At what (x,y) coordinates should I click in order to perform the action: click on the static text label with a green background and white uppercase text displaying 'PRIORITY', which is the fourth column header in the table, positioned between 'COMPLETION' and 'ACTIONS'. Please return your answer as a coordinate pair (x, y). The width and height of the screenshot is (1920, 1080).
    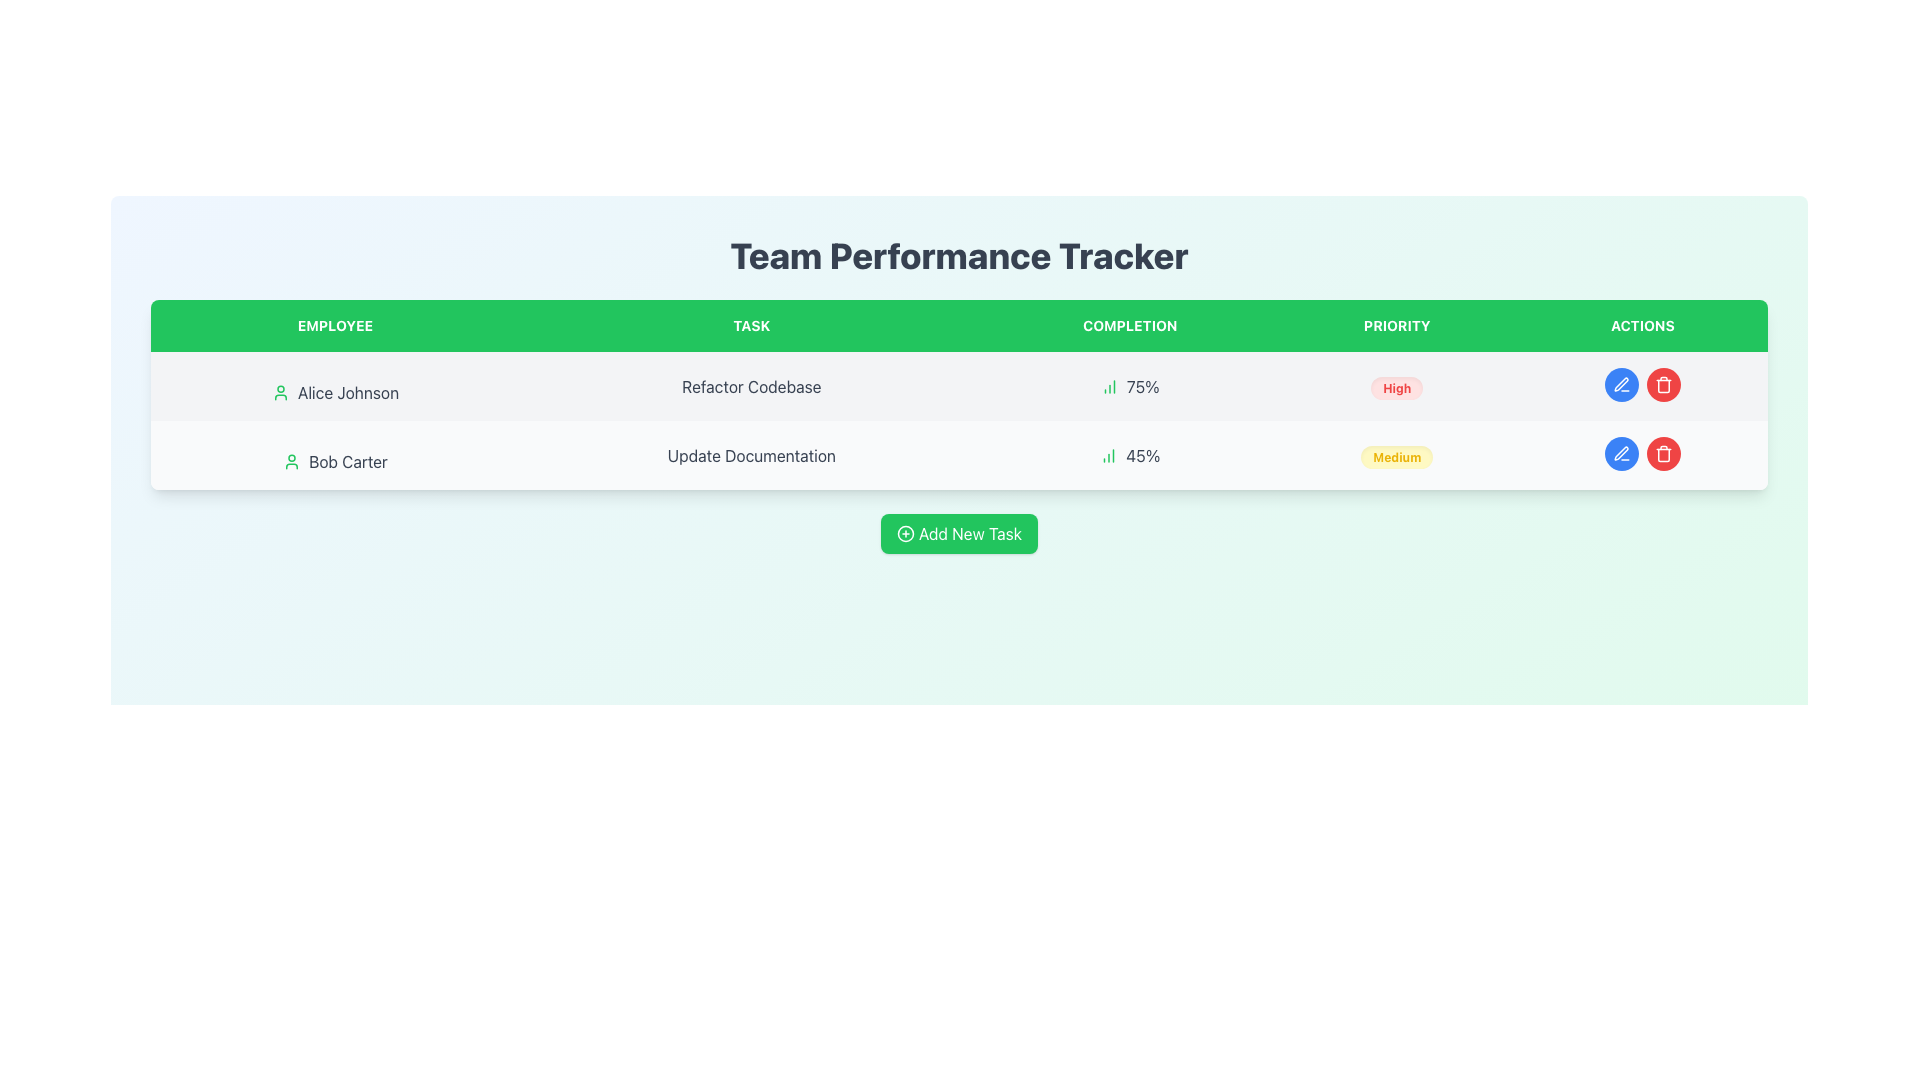
    Looking at the image, I should click on (1396, 325).